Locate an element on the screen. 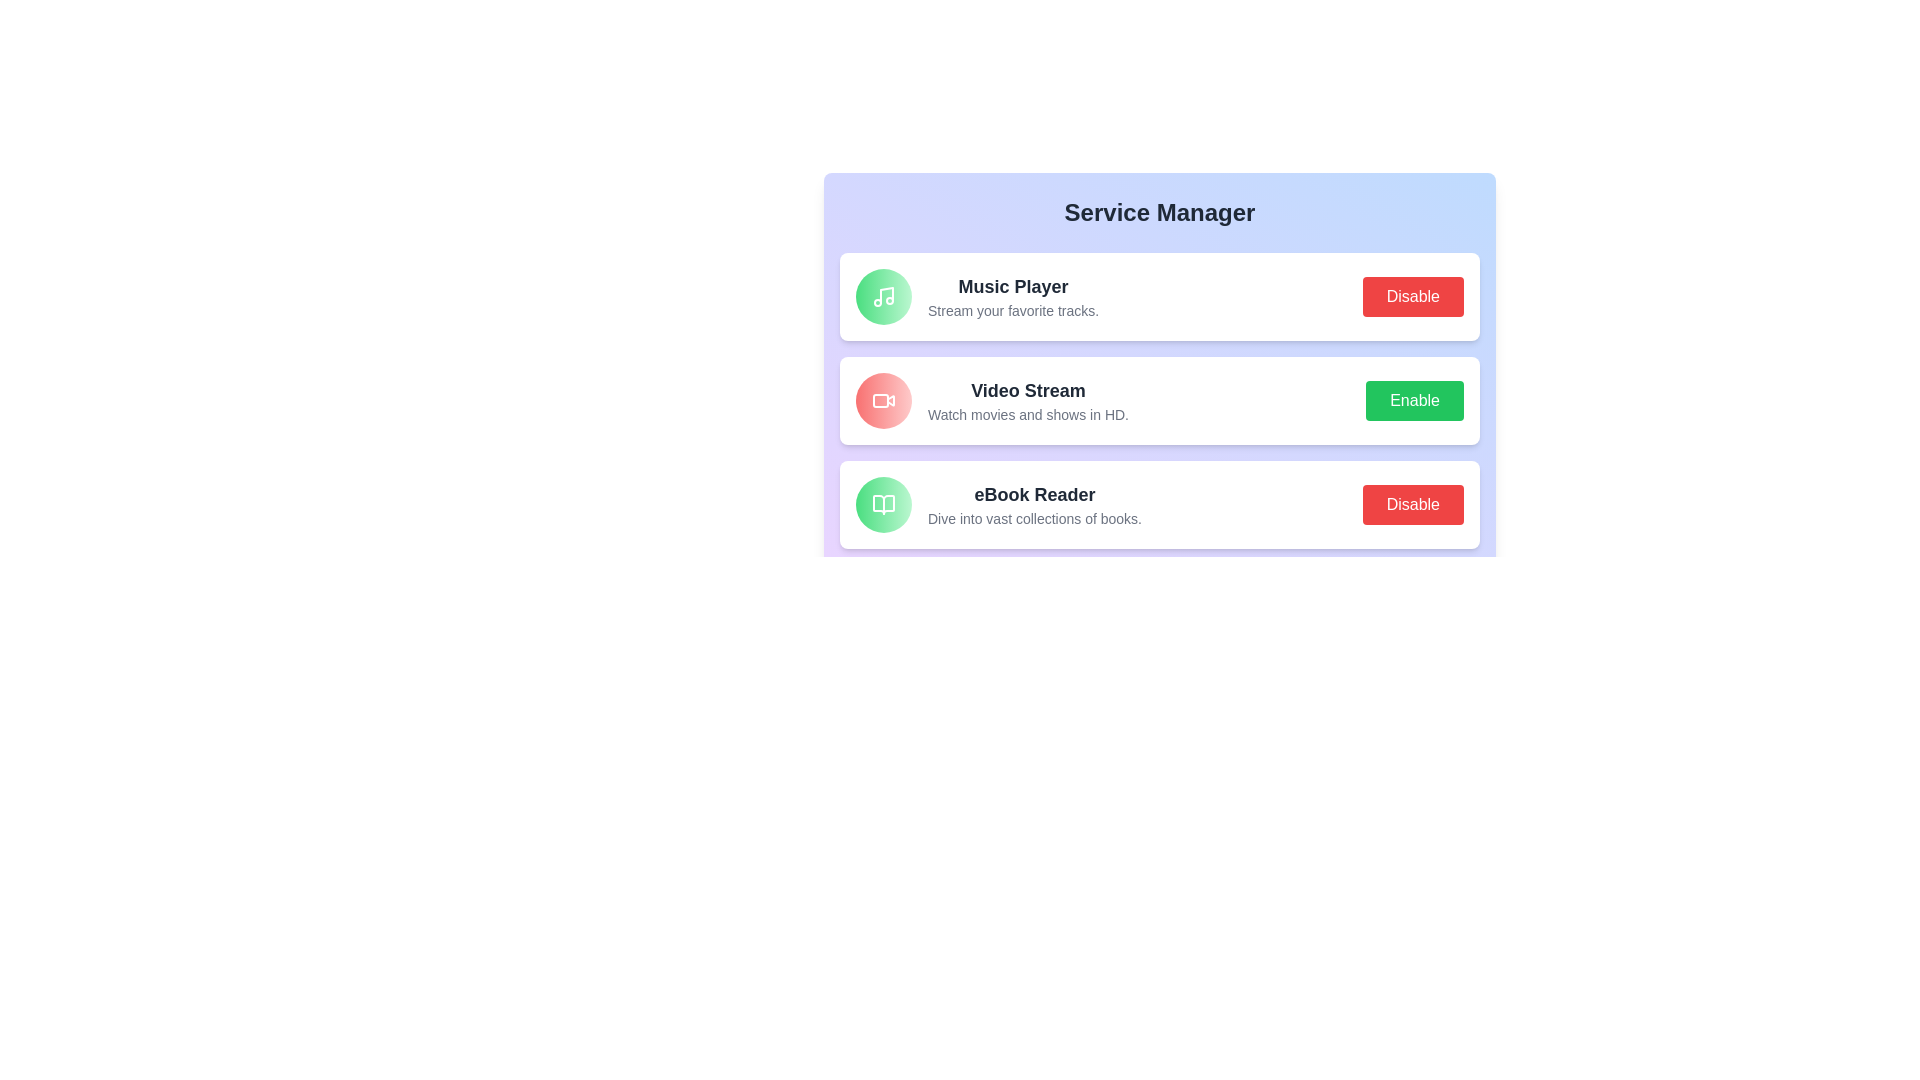 This screenshot has height=1080, width=1920. the icon of the service Music Player is located at coordinates (882, 297).